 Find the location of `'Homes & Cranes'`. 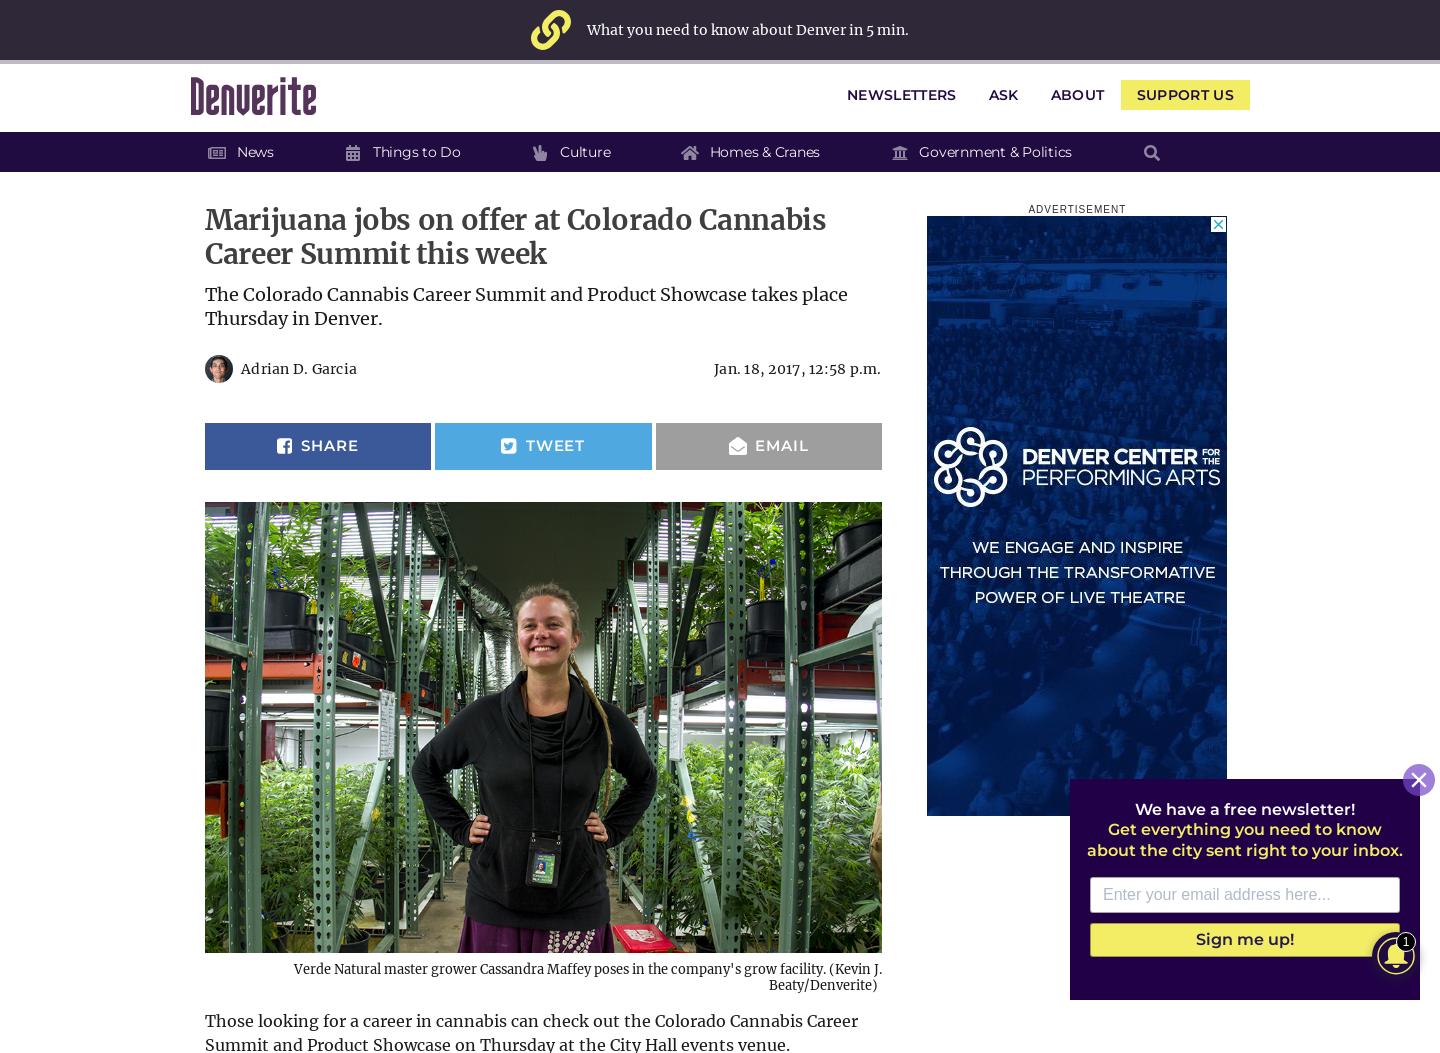

'Homes & Cranes' is located at coordinates (763, 150).